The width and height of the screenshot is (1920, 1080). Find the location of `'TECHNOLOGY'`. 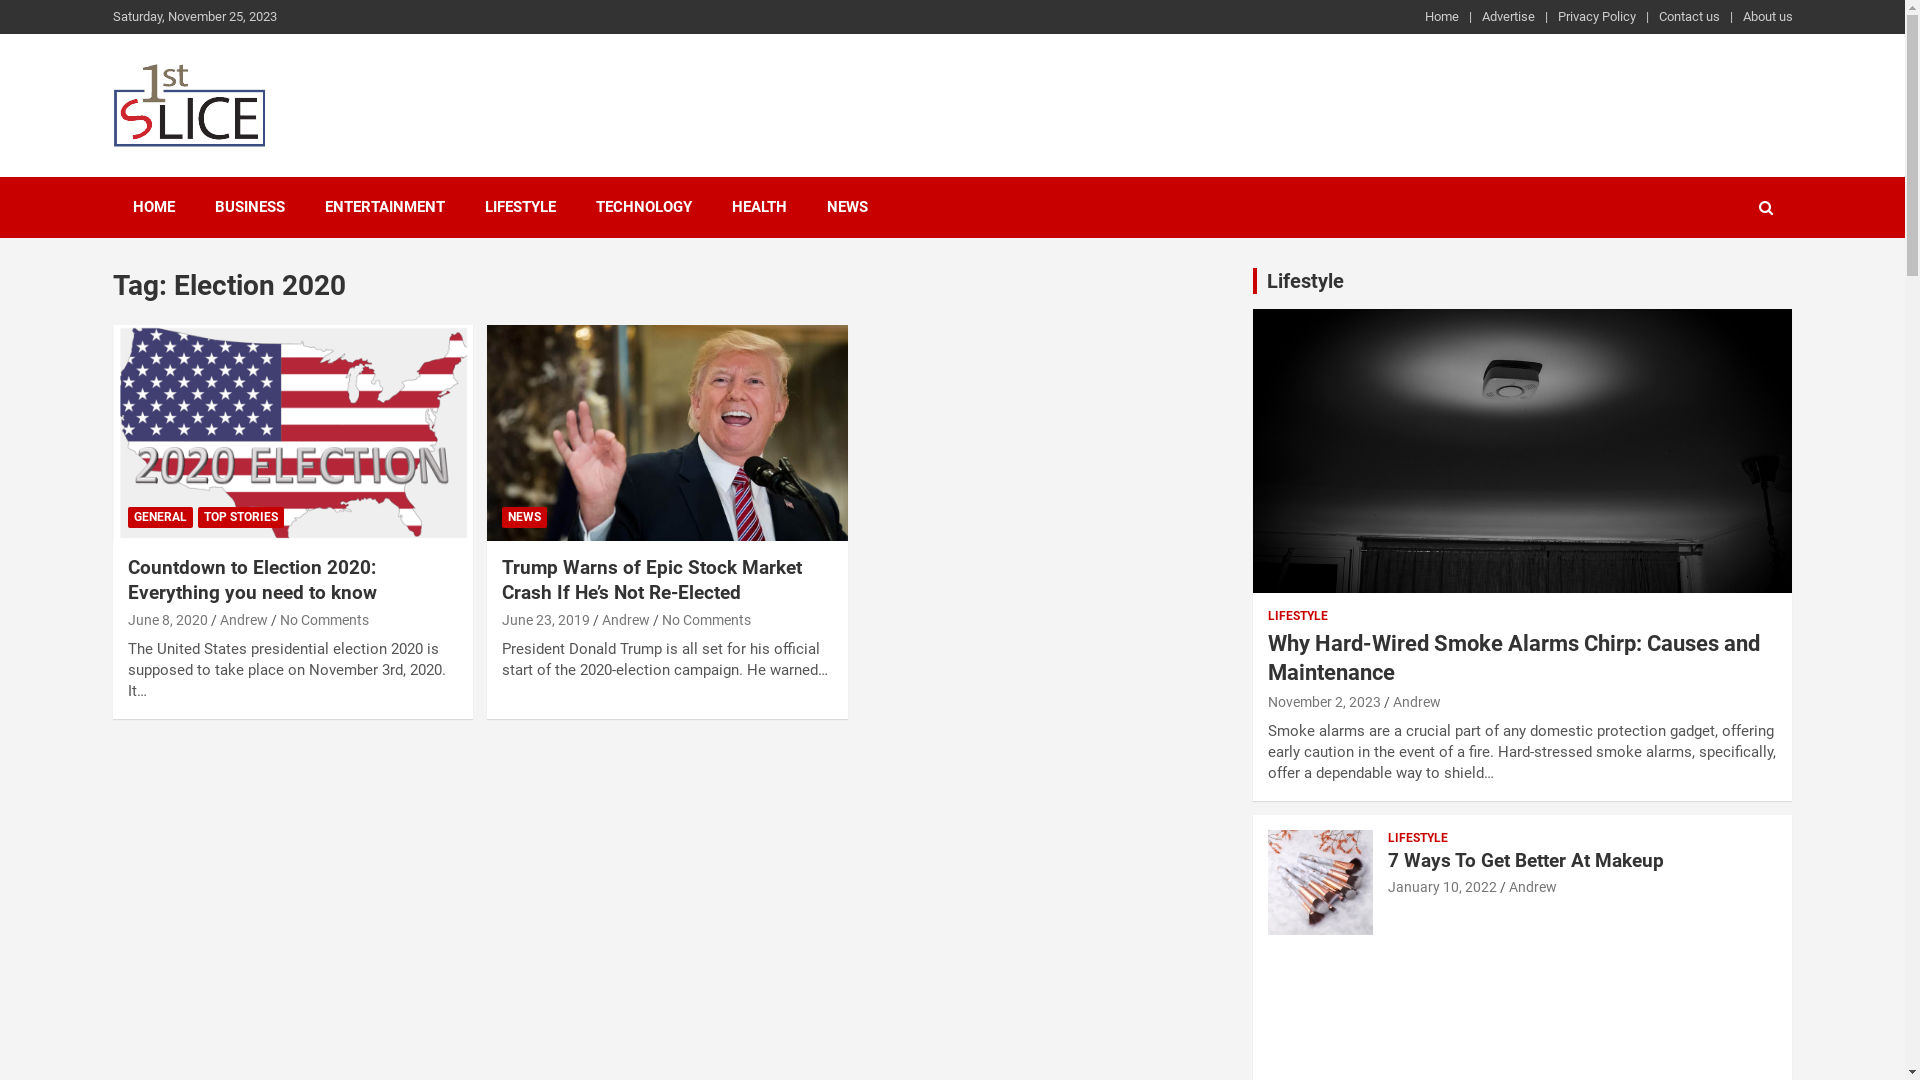

'TECHNOLOGY' is located at coordinates (643, 207).